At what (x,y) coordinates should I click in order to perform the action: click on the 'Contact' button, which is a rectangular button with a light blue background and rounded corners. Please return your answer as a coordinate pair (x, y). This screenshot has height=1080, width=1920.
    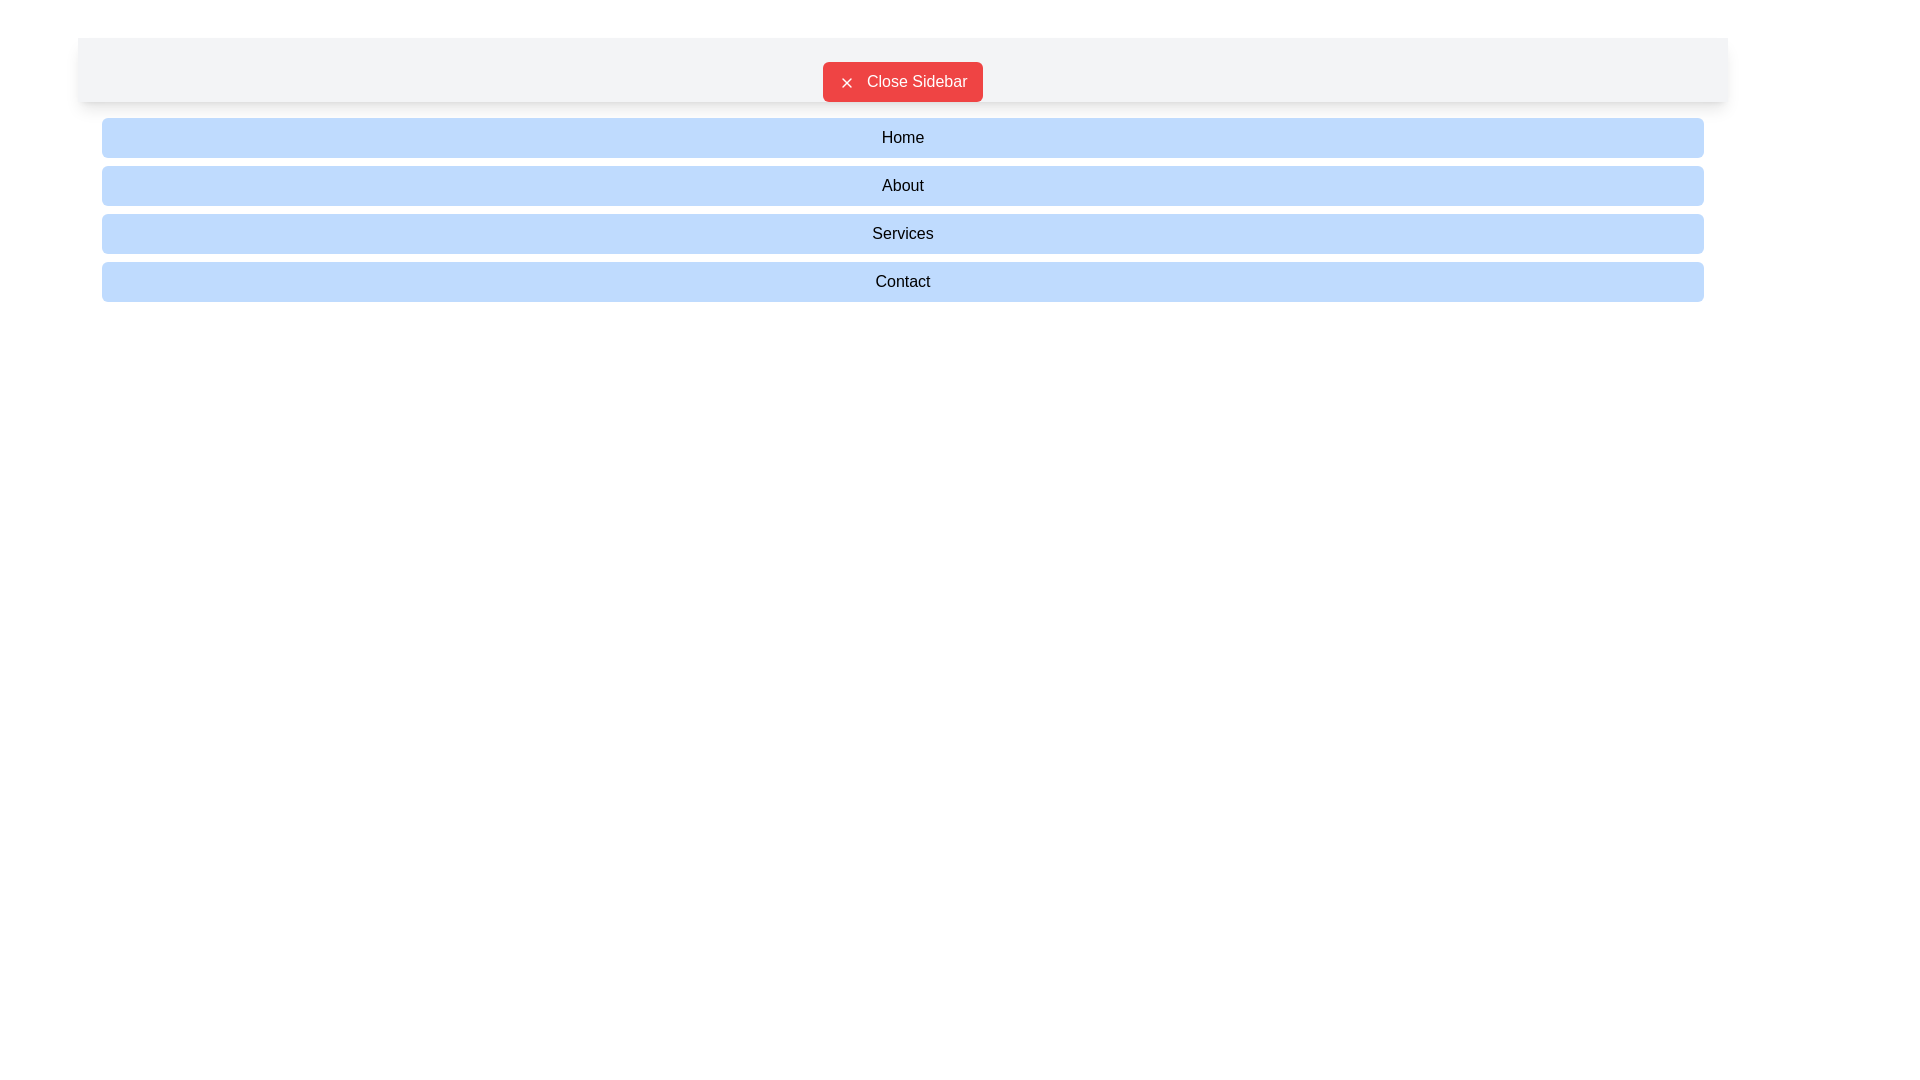
    Looking at the image, I should click on (901, 281).